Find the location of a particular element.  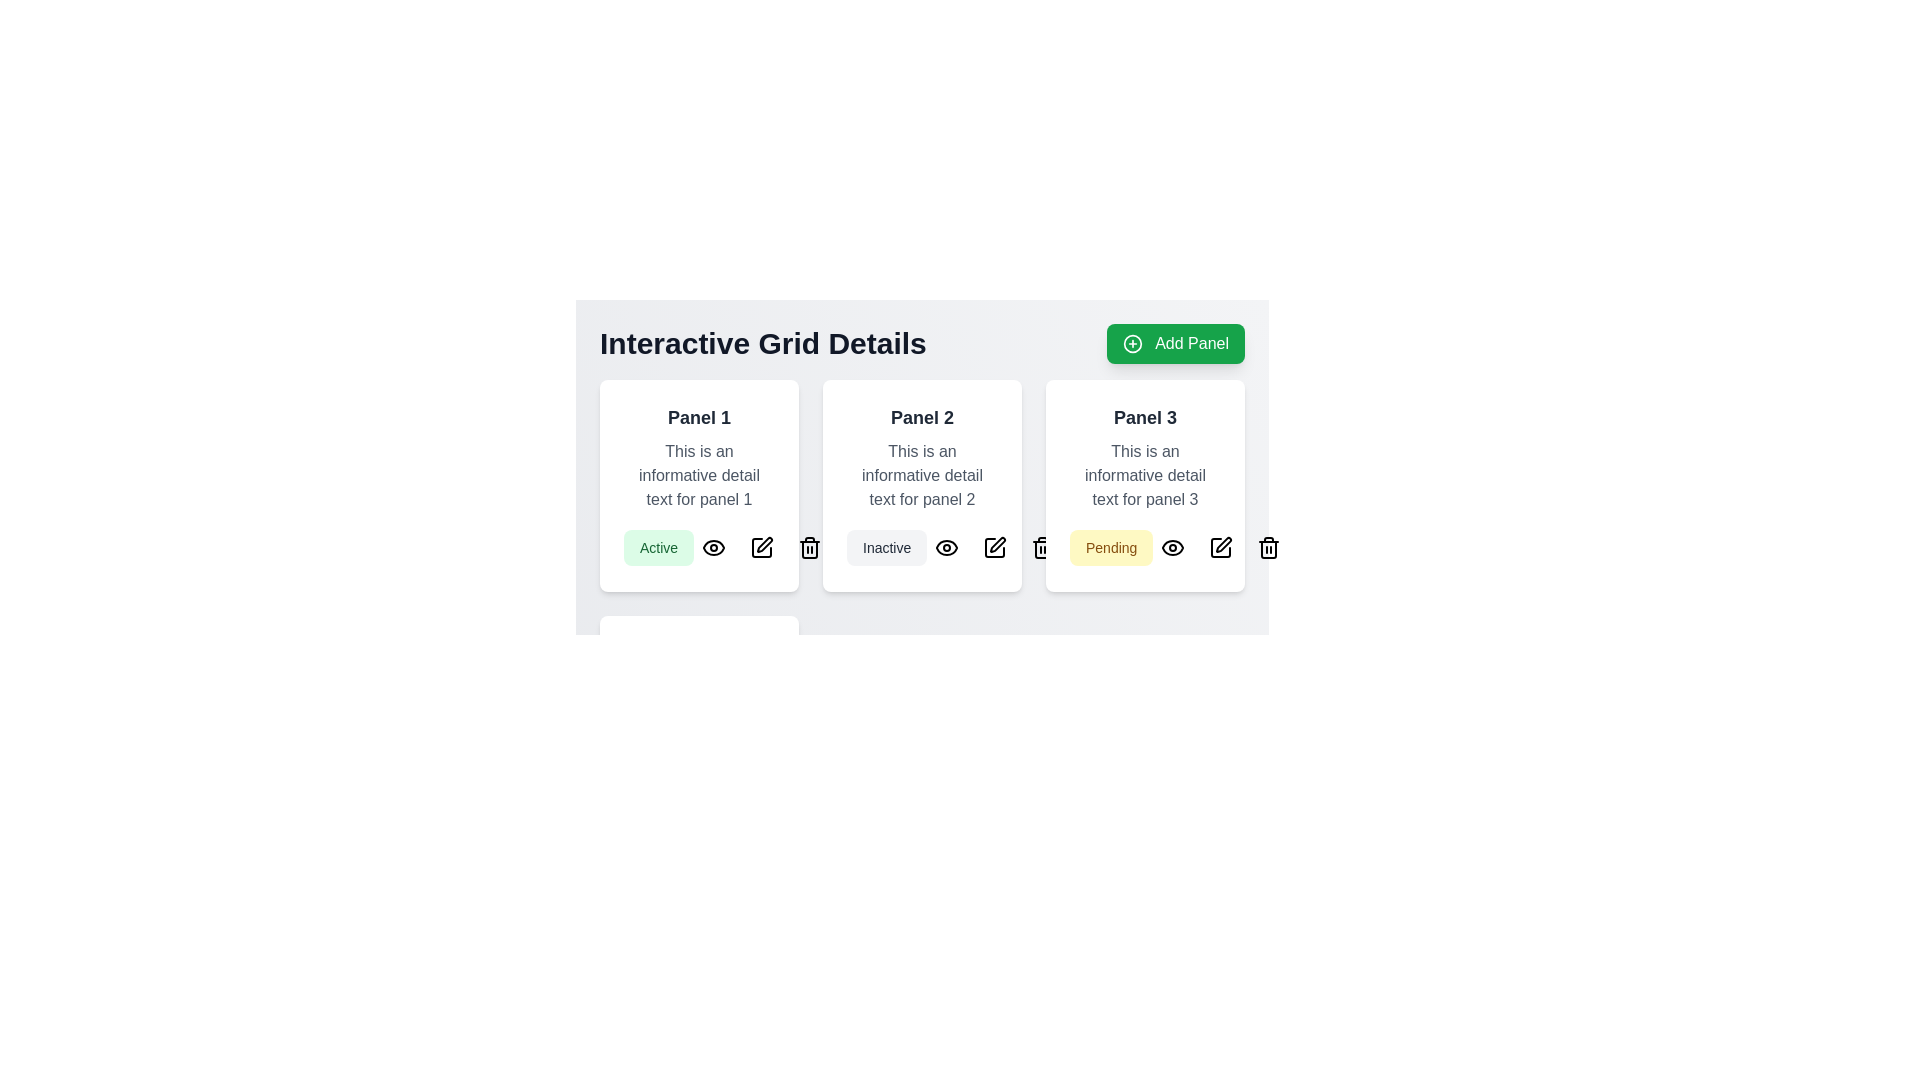

the trash can icon located at the far right of the action buttons group below the 'Panel 3' card is located at coordinates (1268, 550).